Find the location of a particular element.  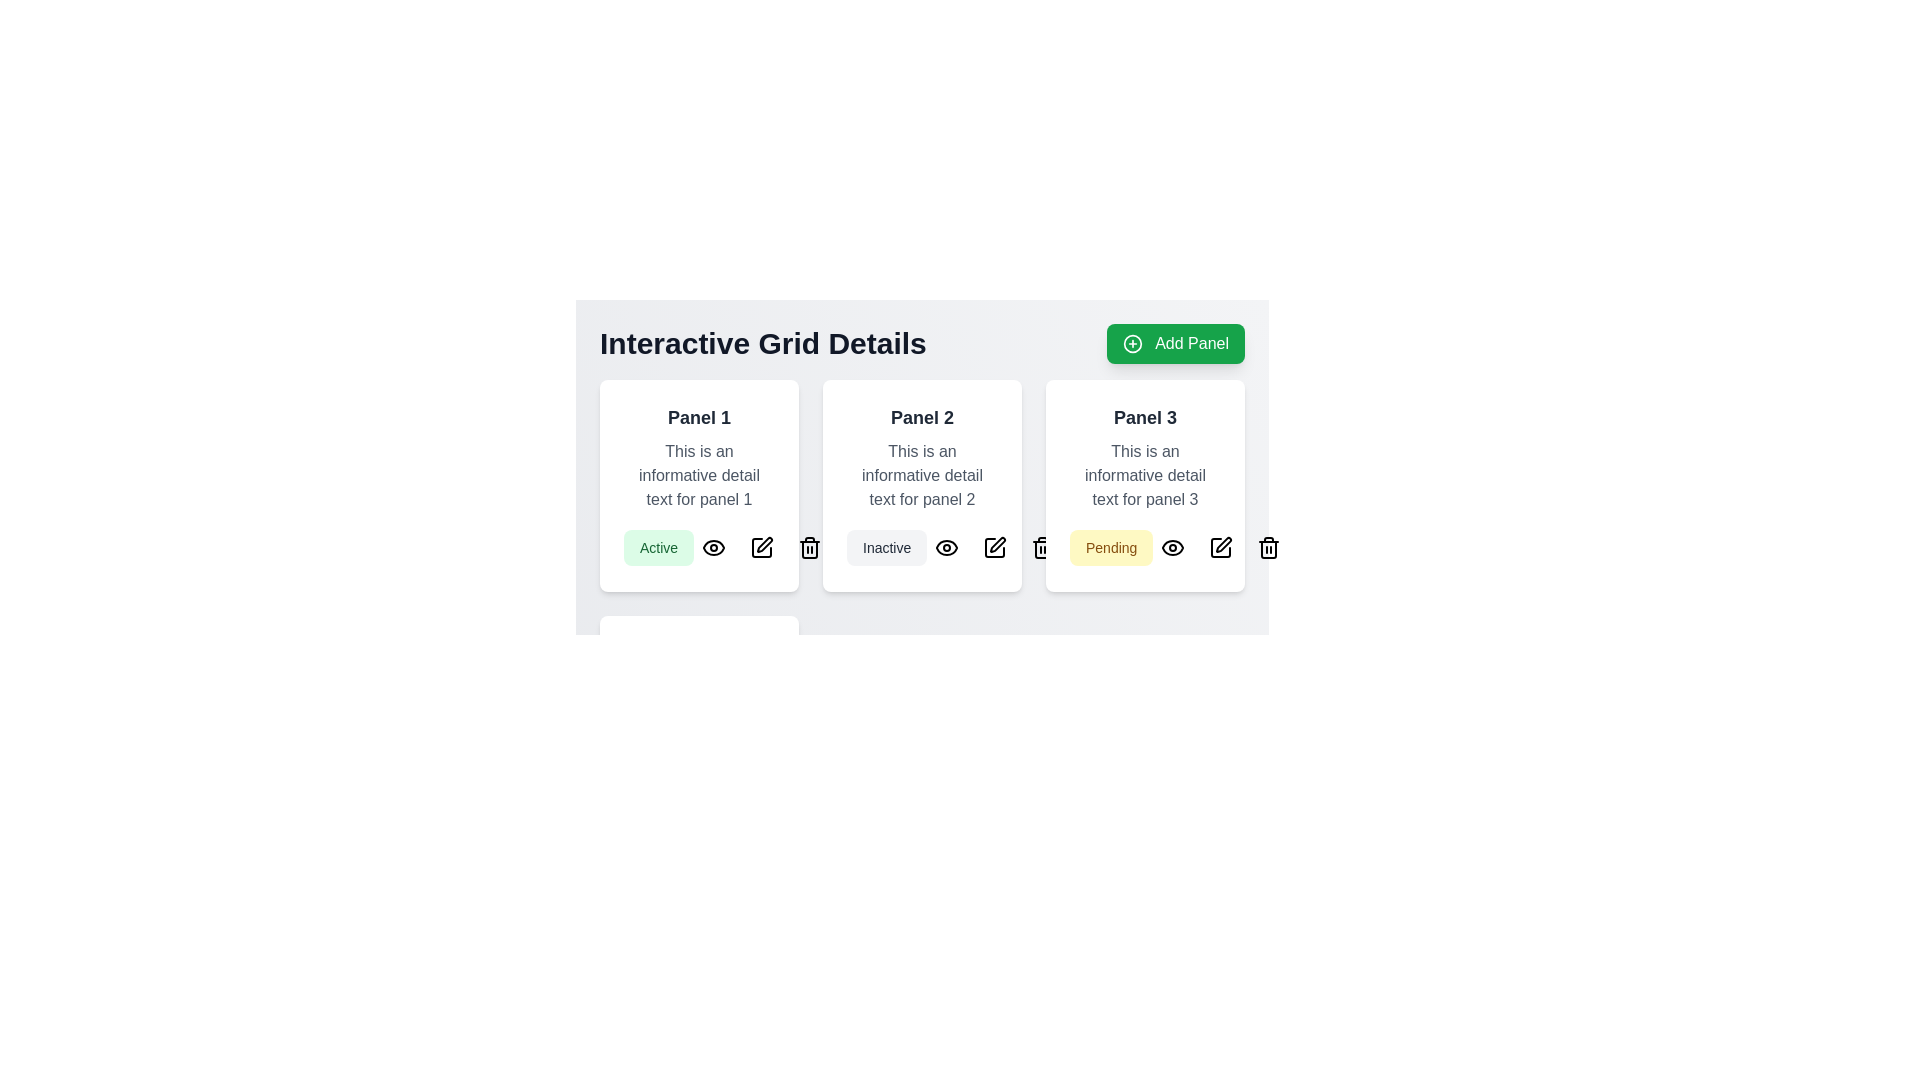

the trash can icon located at the far right of the action buttons group below the 'Panel 3' card is located at coordinates (1268, 550).